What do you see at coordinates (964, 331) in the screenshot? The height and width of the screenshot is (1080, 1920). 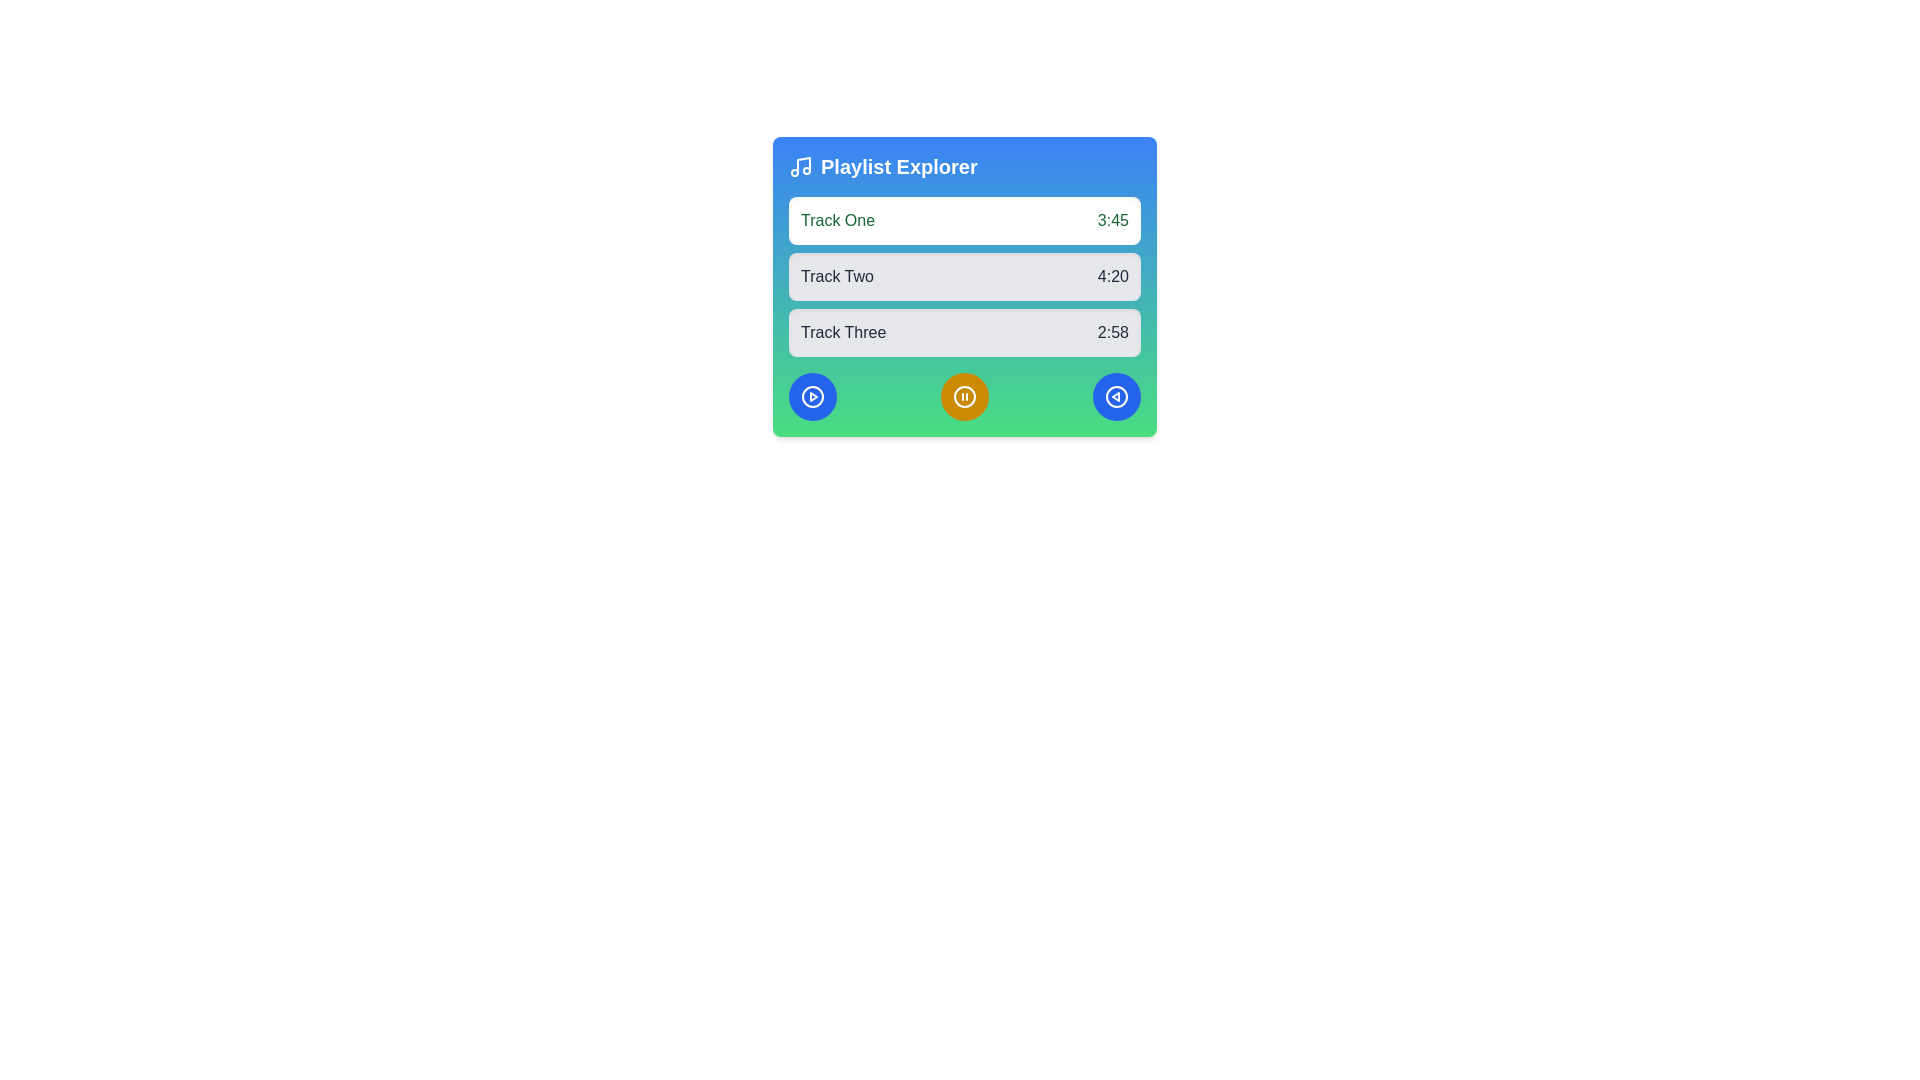 I see `on the third track item titled 'Track Three' in the 'Playlist Explorer'` at bounding box center [964, 331].